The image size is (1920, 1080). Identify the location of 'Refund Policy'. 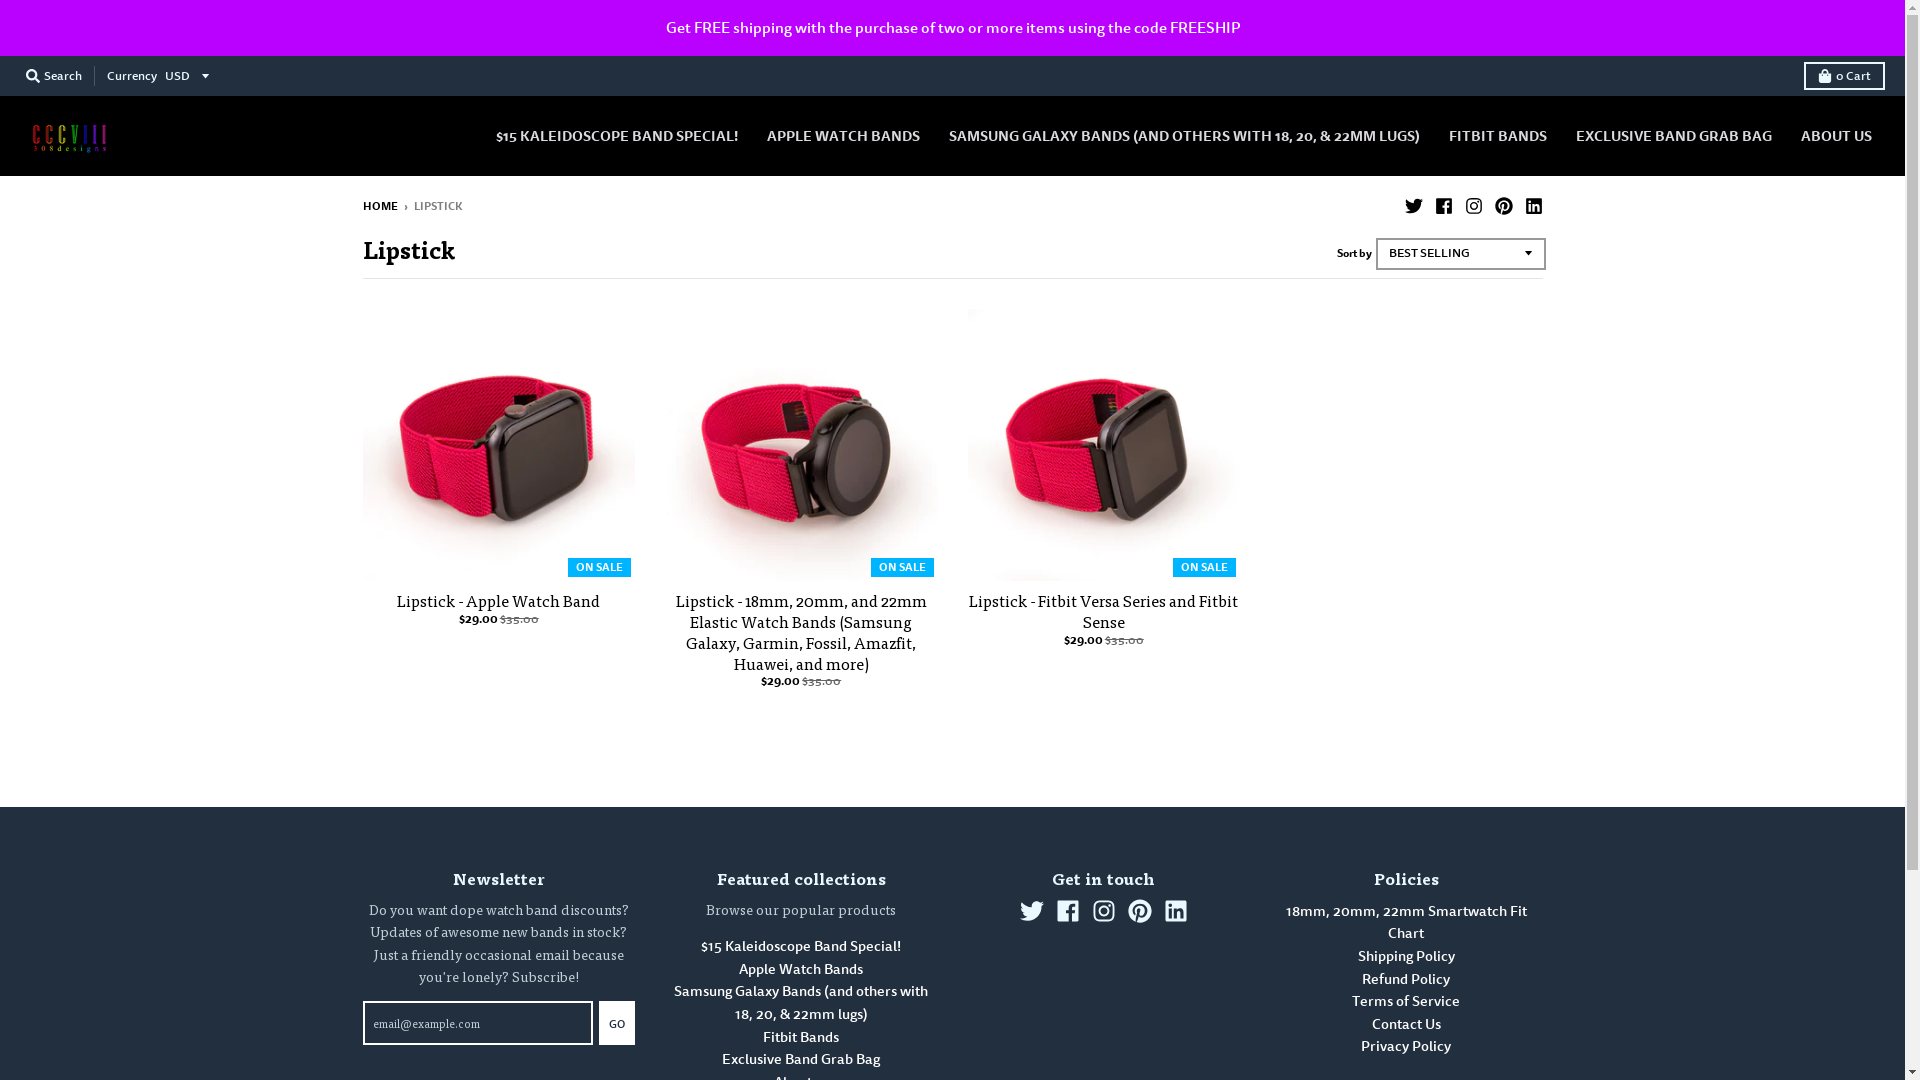
(1405, 978).